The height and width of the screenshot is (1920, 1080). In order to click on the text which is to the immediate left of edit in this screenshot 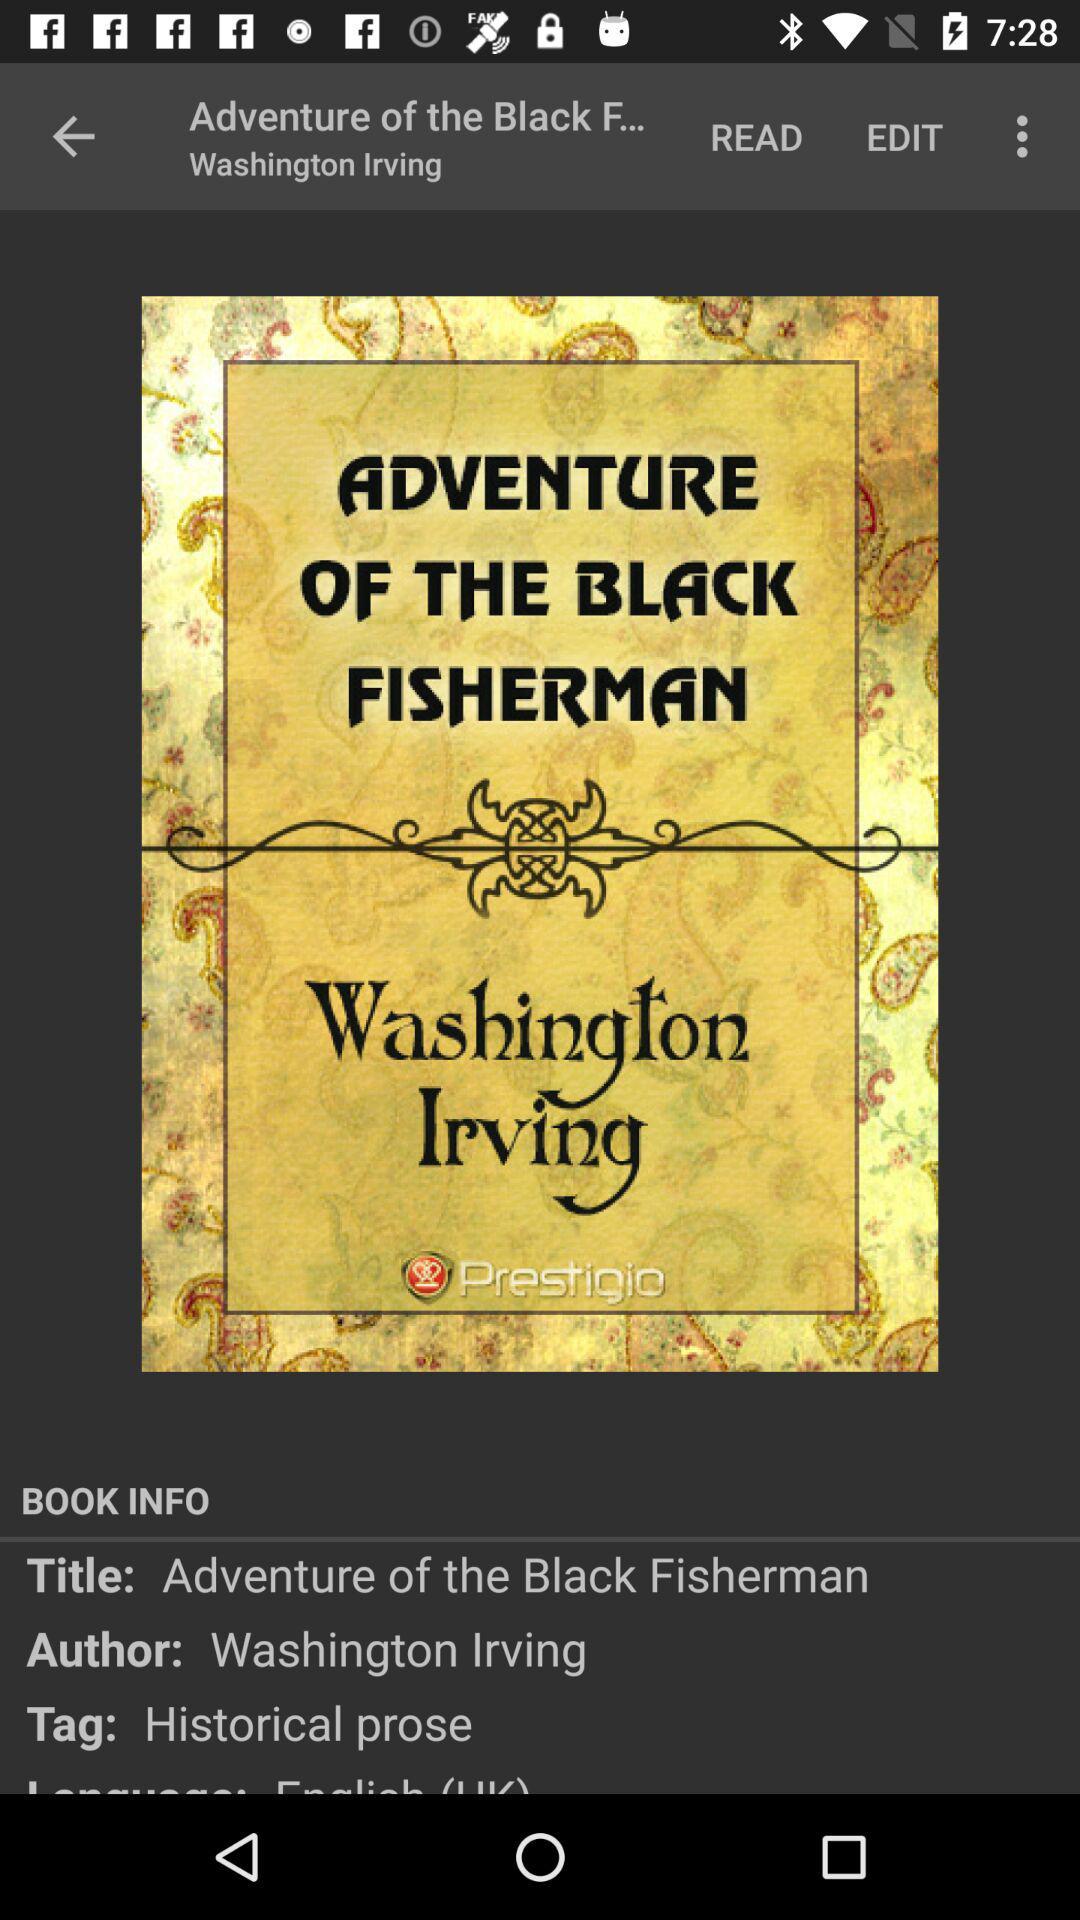, I will do `click(756, 136)`.